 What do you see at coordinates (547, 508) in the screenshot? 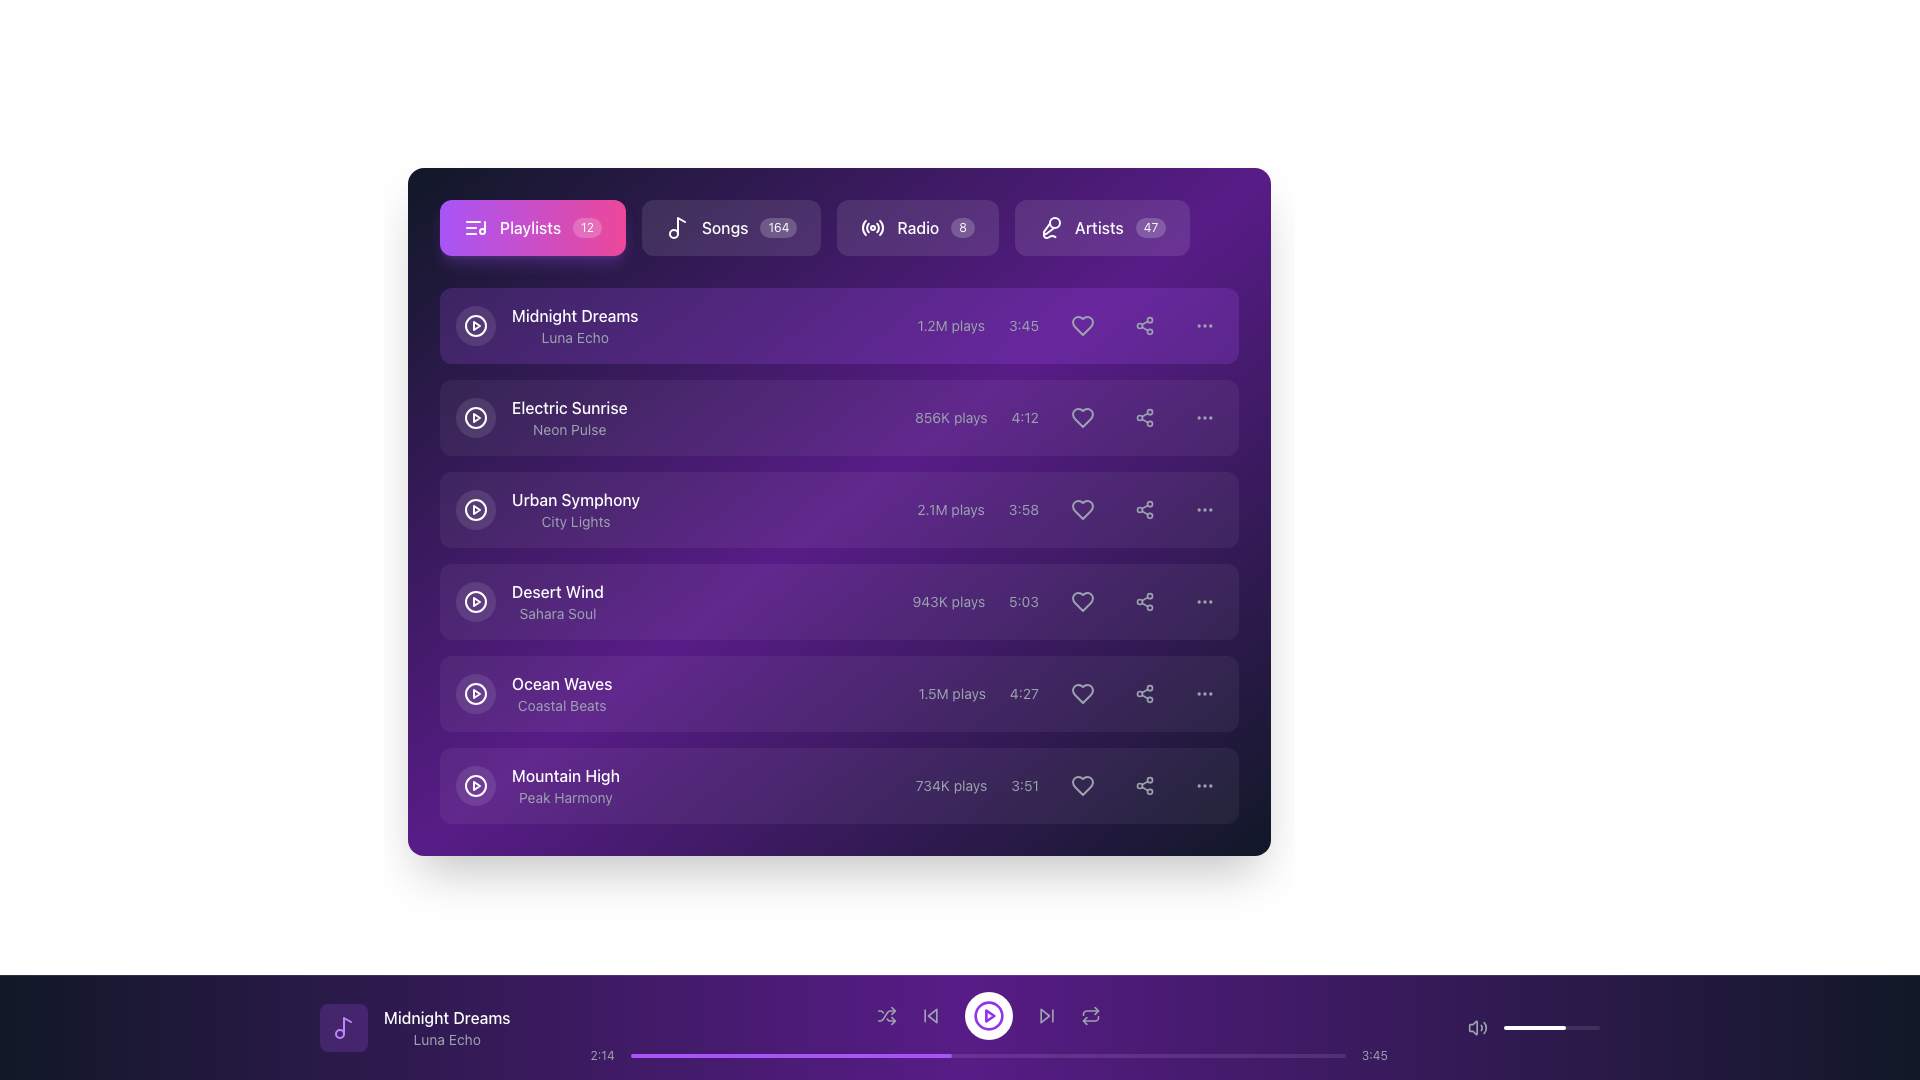
I see `the playlist item 'Urban Symphony' with the subtitle 'City Lights'` at bounding box center [547, 508].